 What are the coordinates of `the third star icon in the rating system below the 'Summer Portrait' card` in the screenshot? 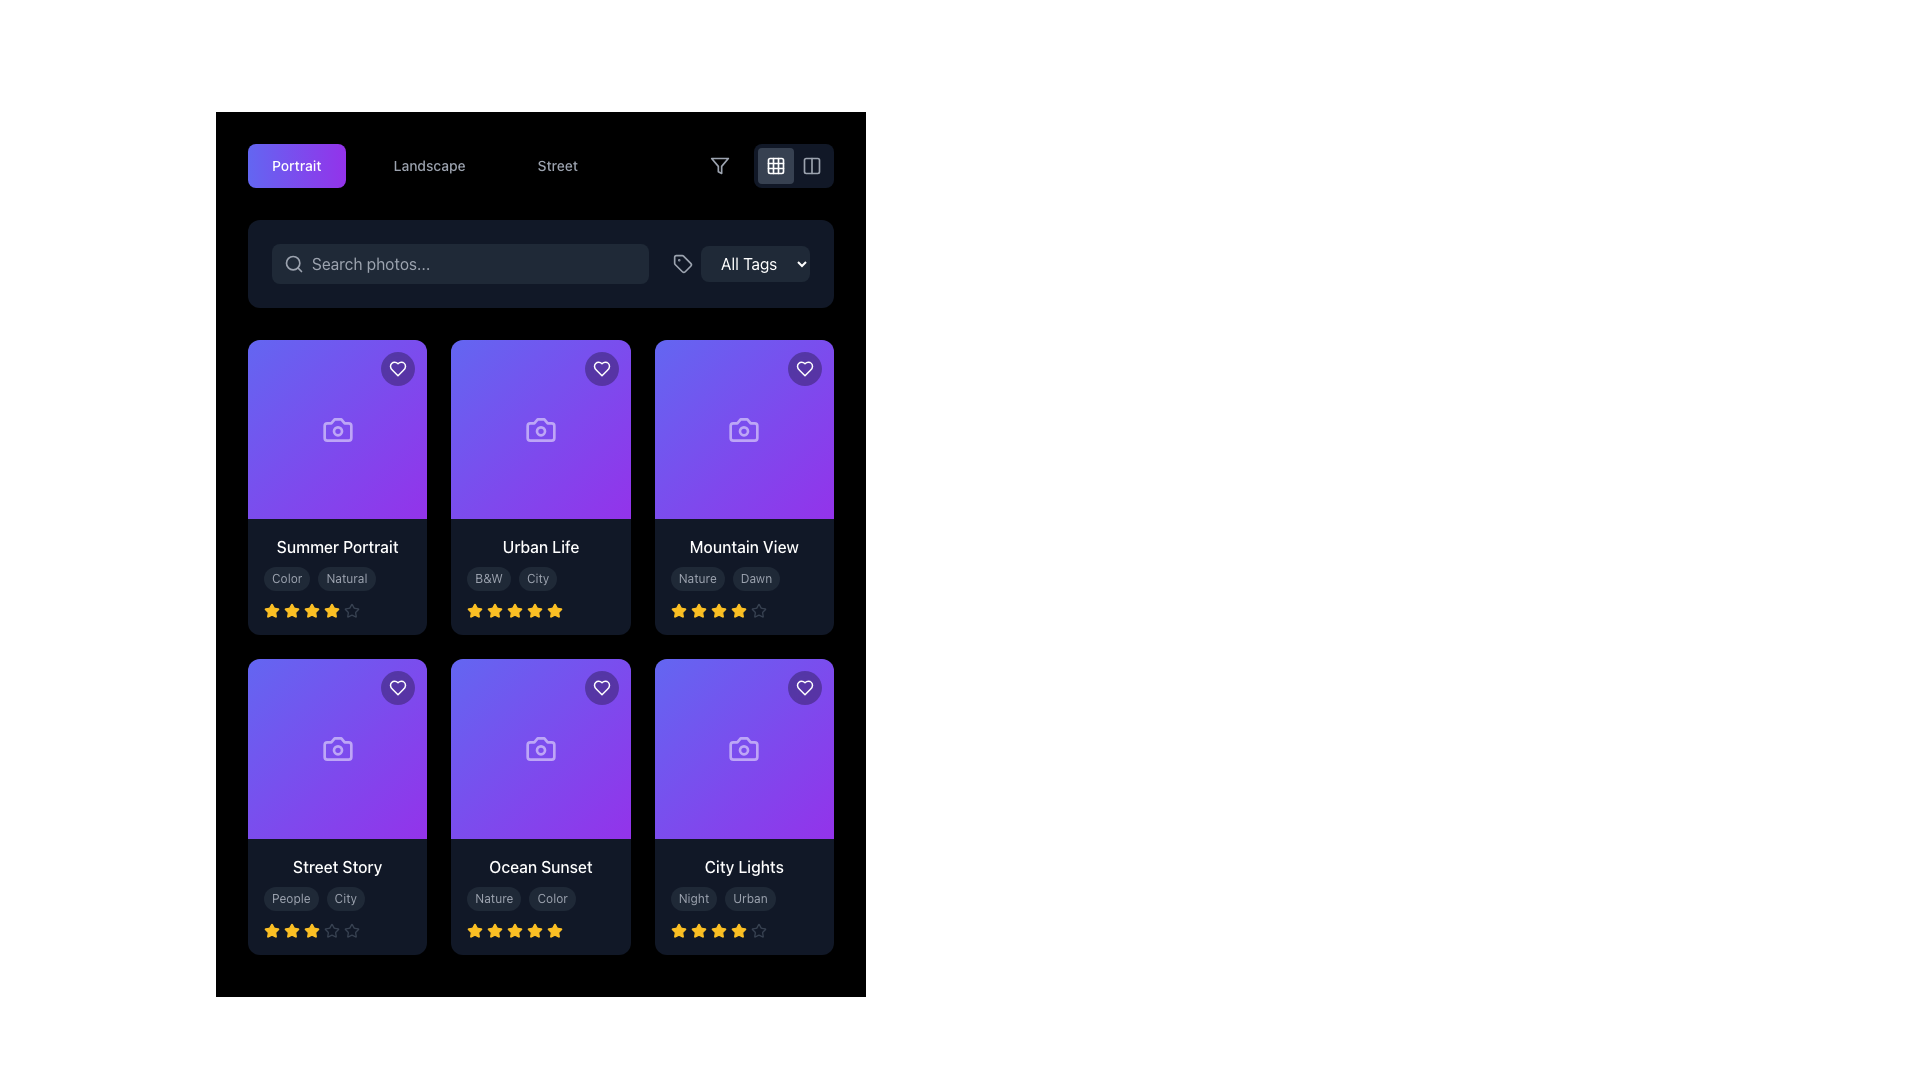 It's located at (291, 609).